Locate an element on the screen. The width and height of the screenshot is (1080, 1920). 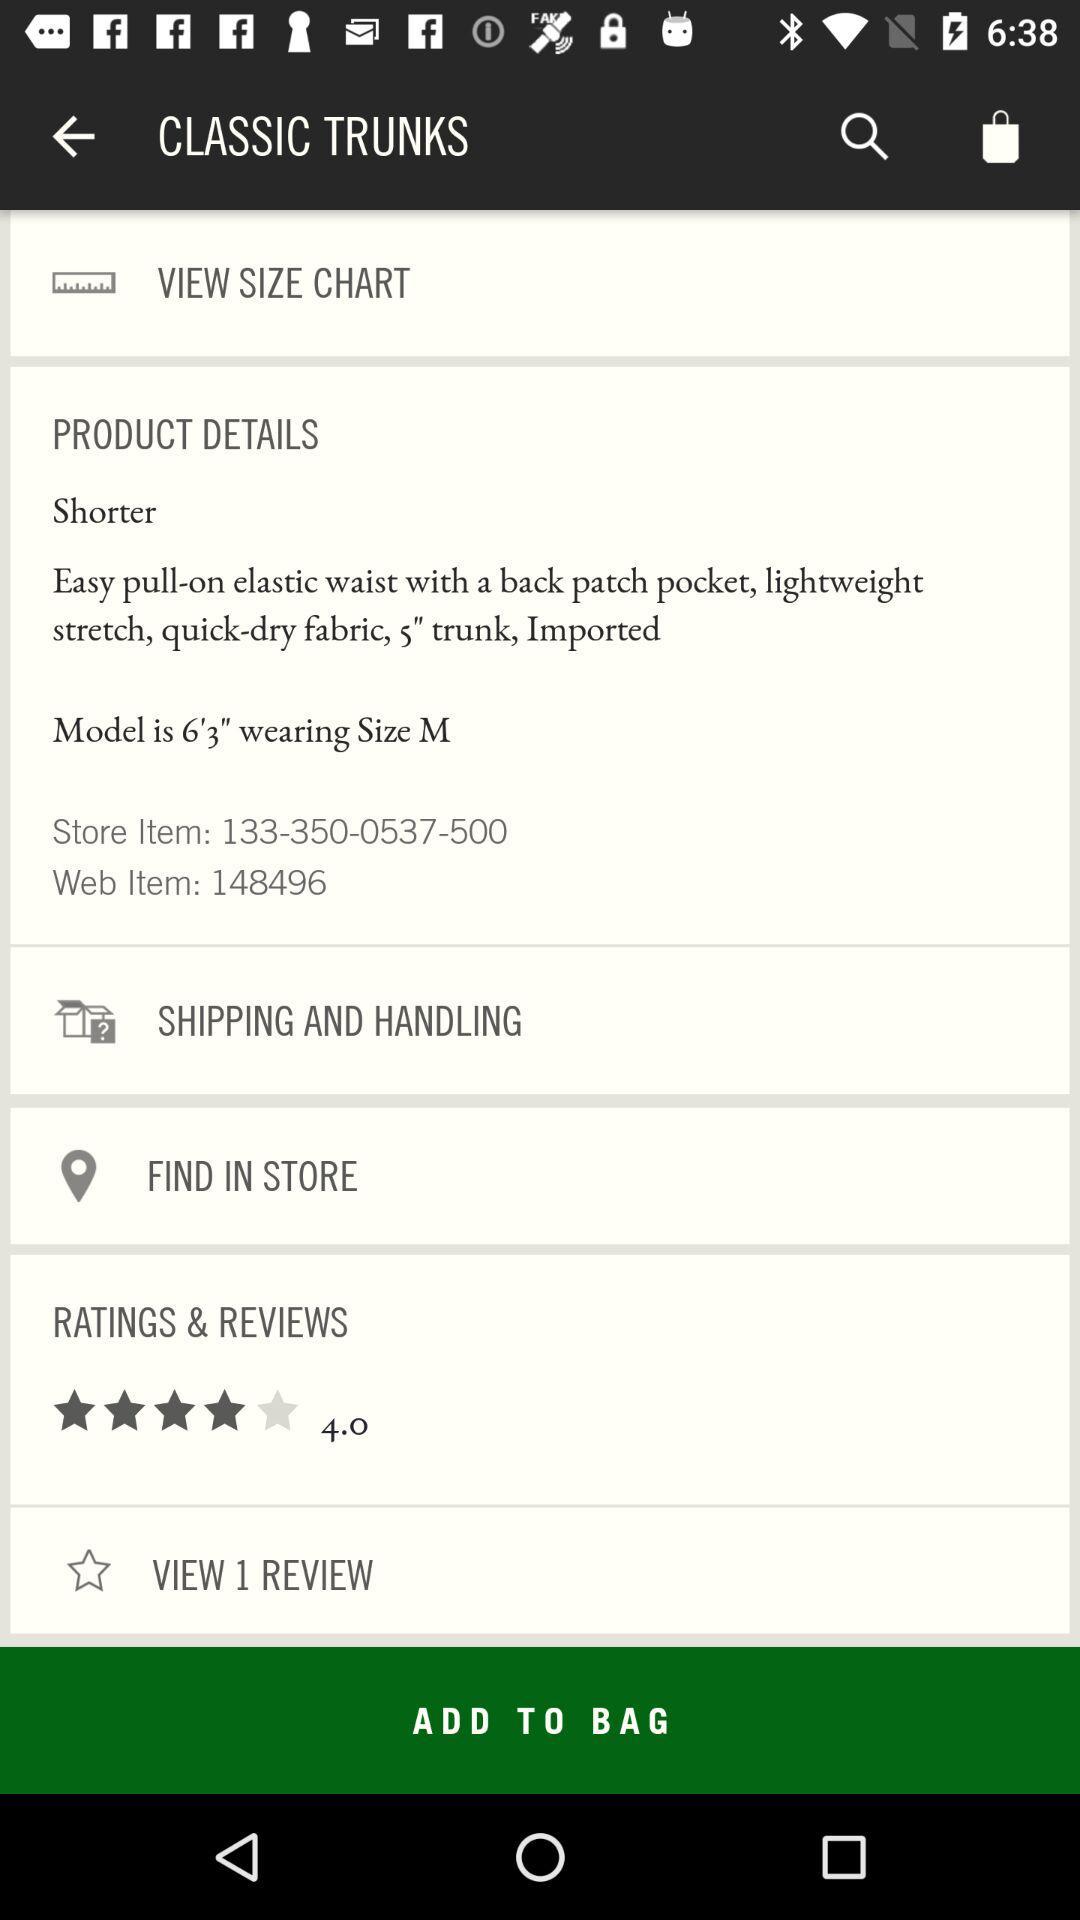
find in store is located at coordinates (540, 1176).